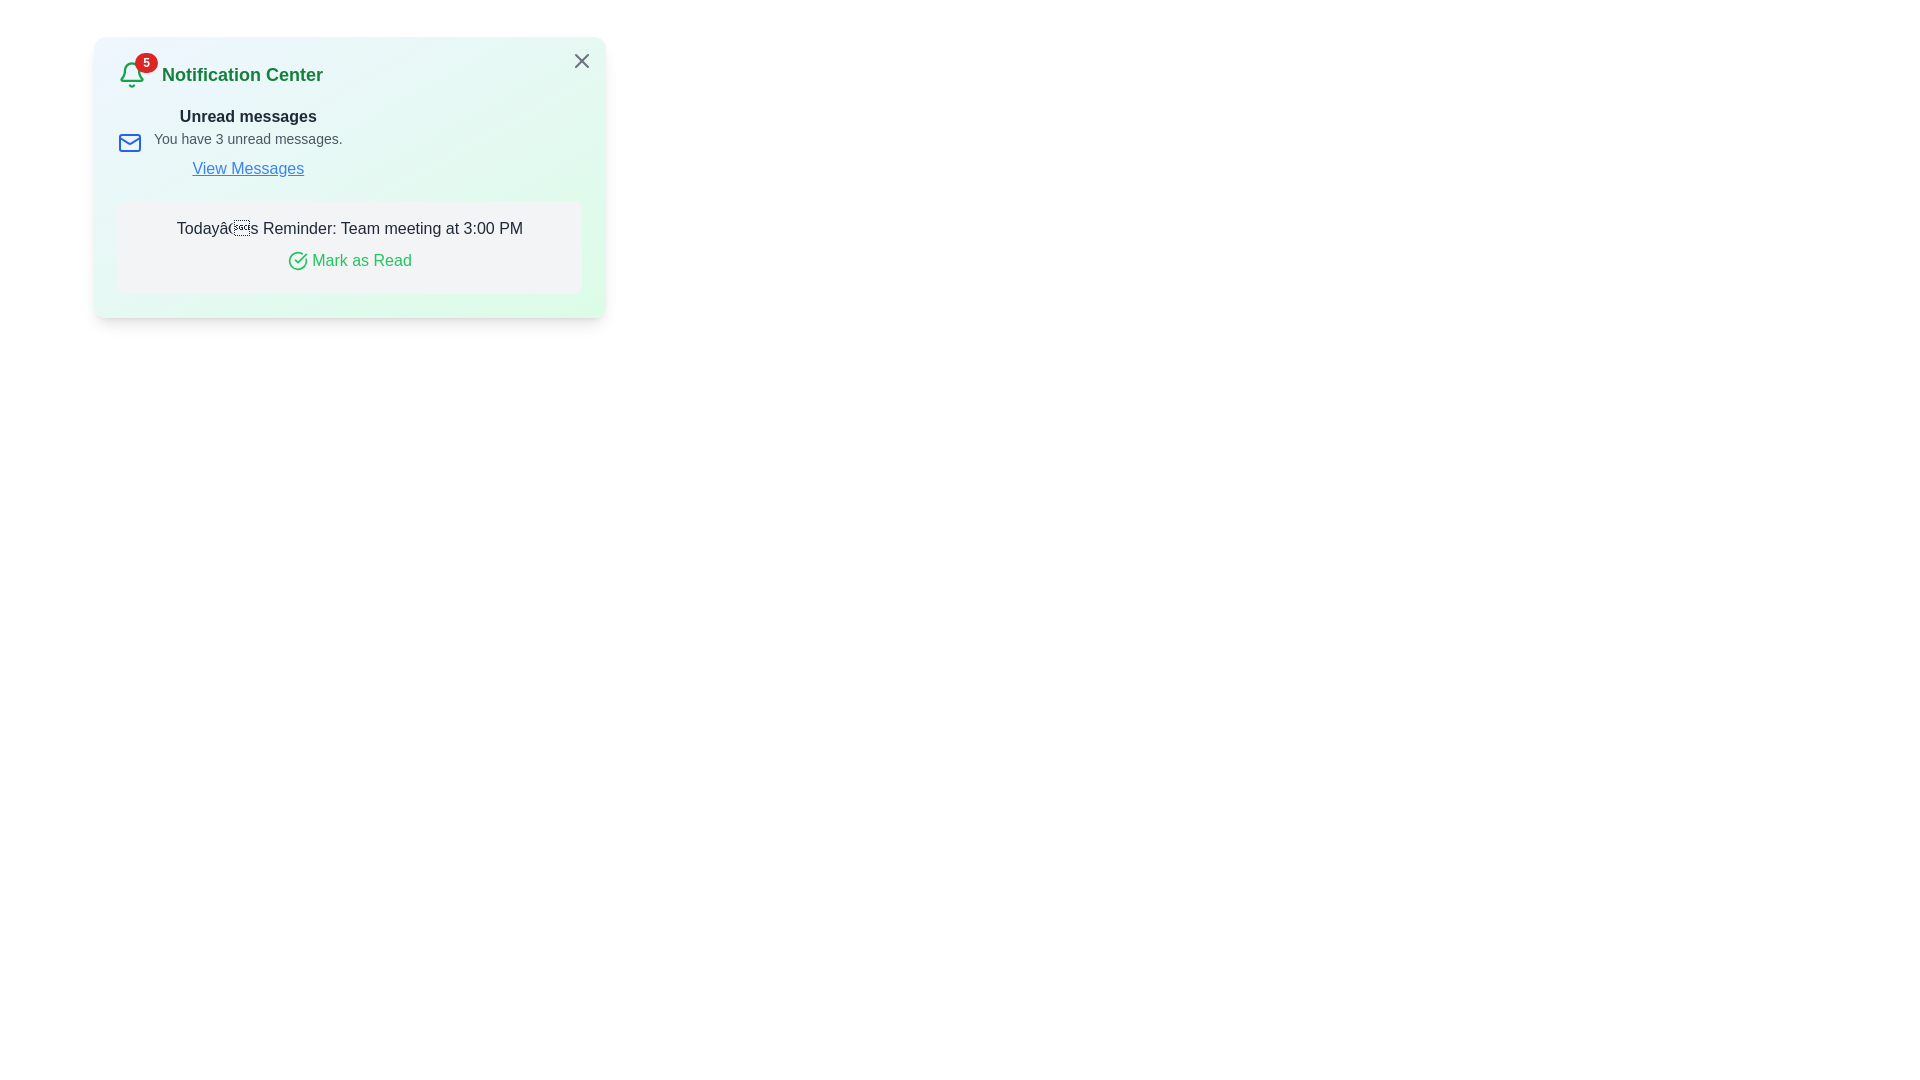  Describe the element at coordinates (350, 141) in the screenshot. I see `the 'View Messages' link within the 'Unread messages' notification block to read the content` at that location.